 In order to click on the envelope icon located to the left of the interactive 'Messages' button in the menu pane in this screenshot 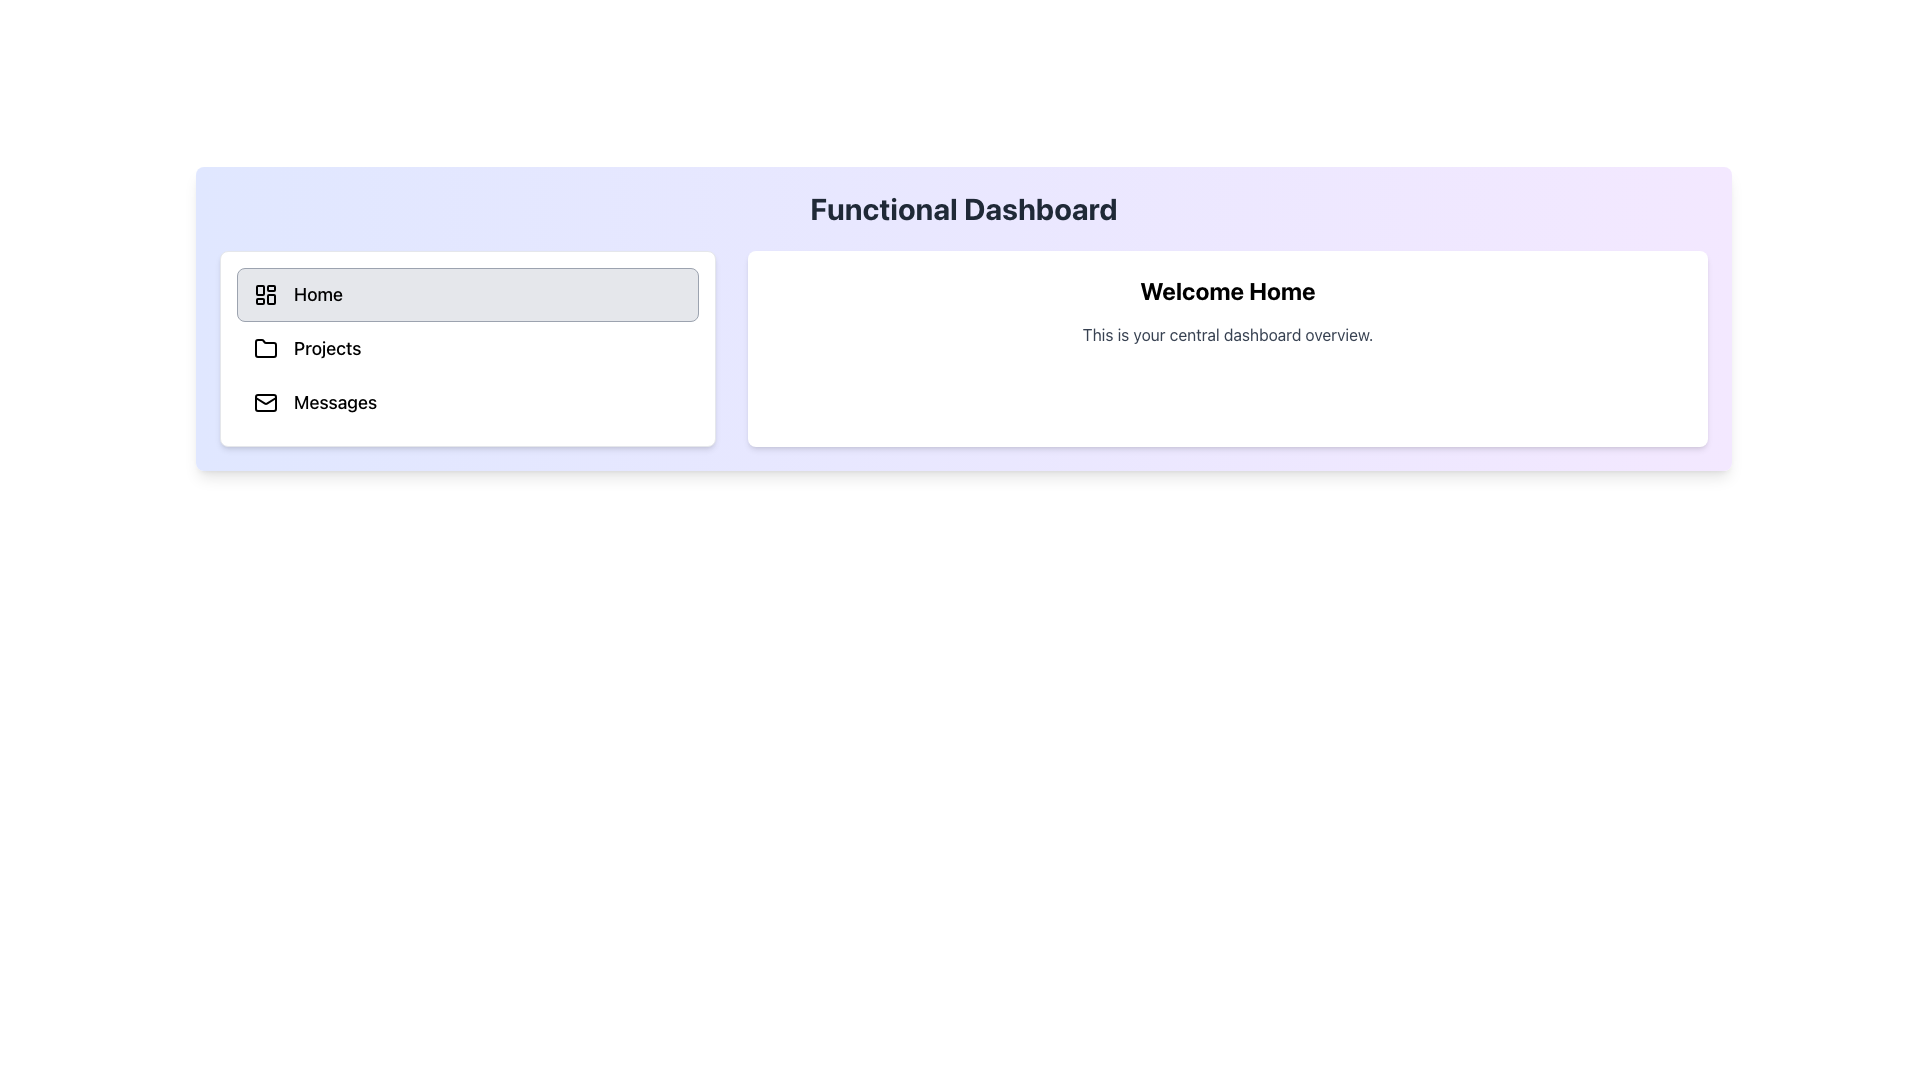, I will do `click(264, 402)`.